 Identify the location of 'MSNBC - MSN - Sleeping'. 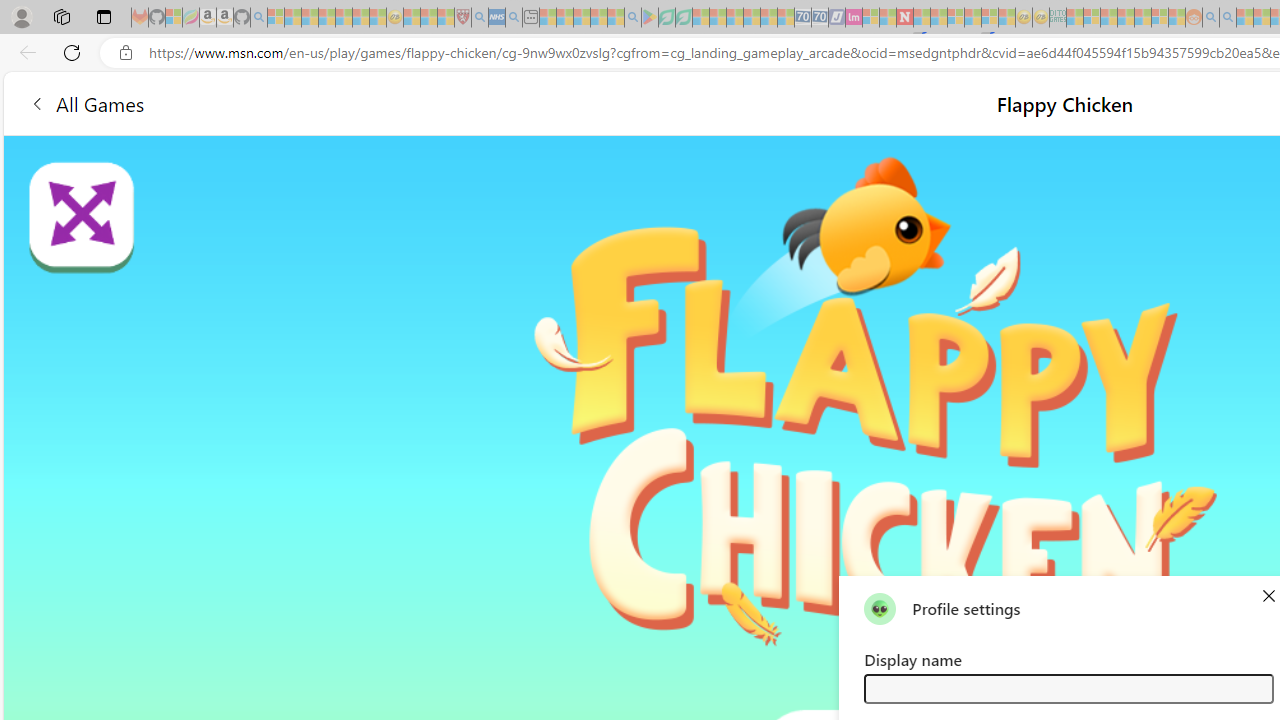
(1074, 17).